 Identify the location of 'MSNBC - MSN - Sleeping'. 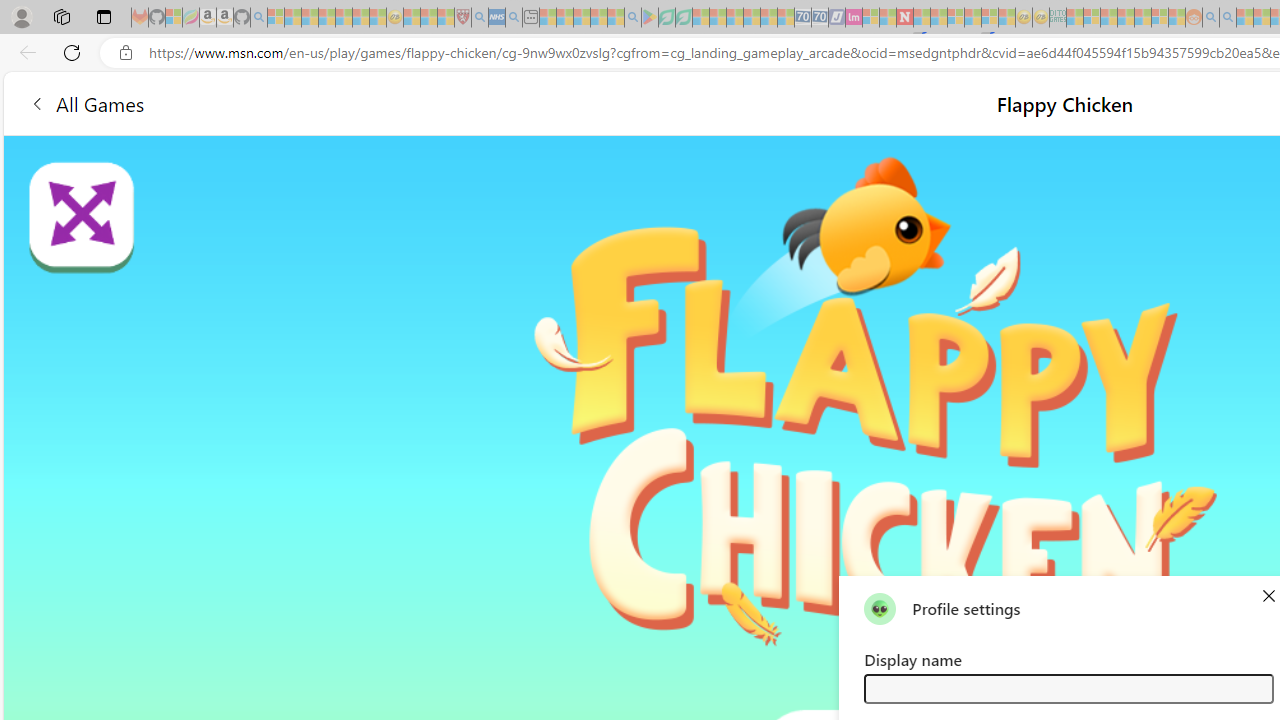
(1074, 17).